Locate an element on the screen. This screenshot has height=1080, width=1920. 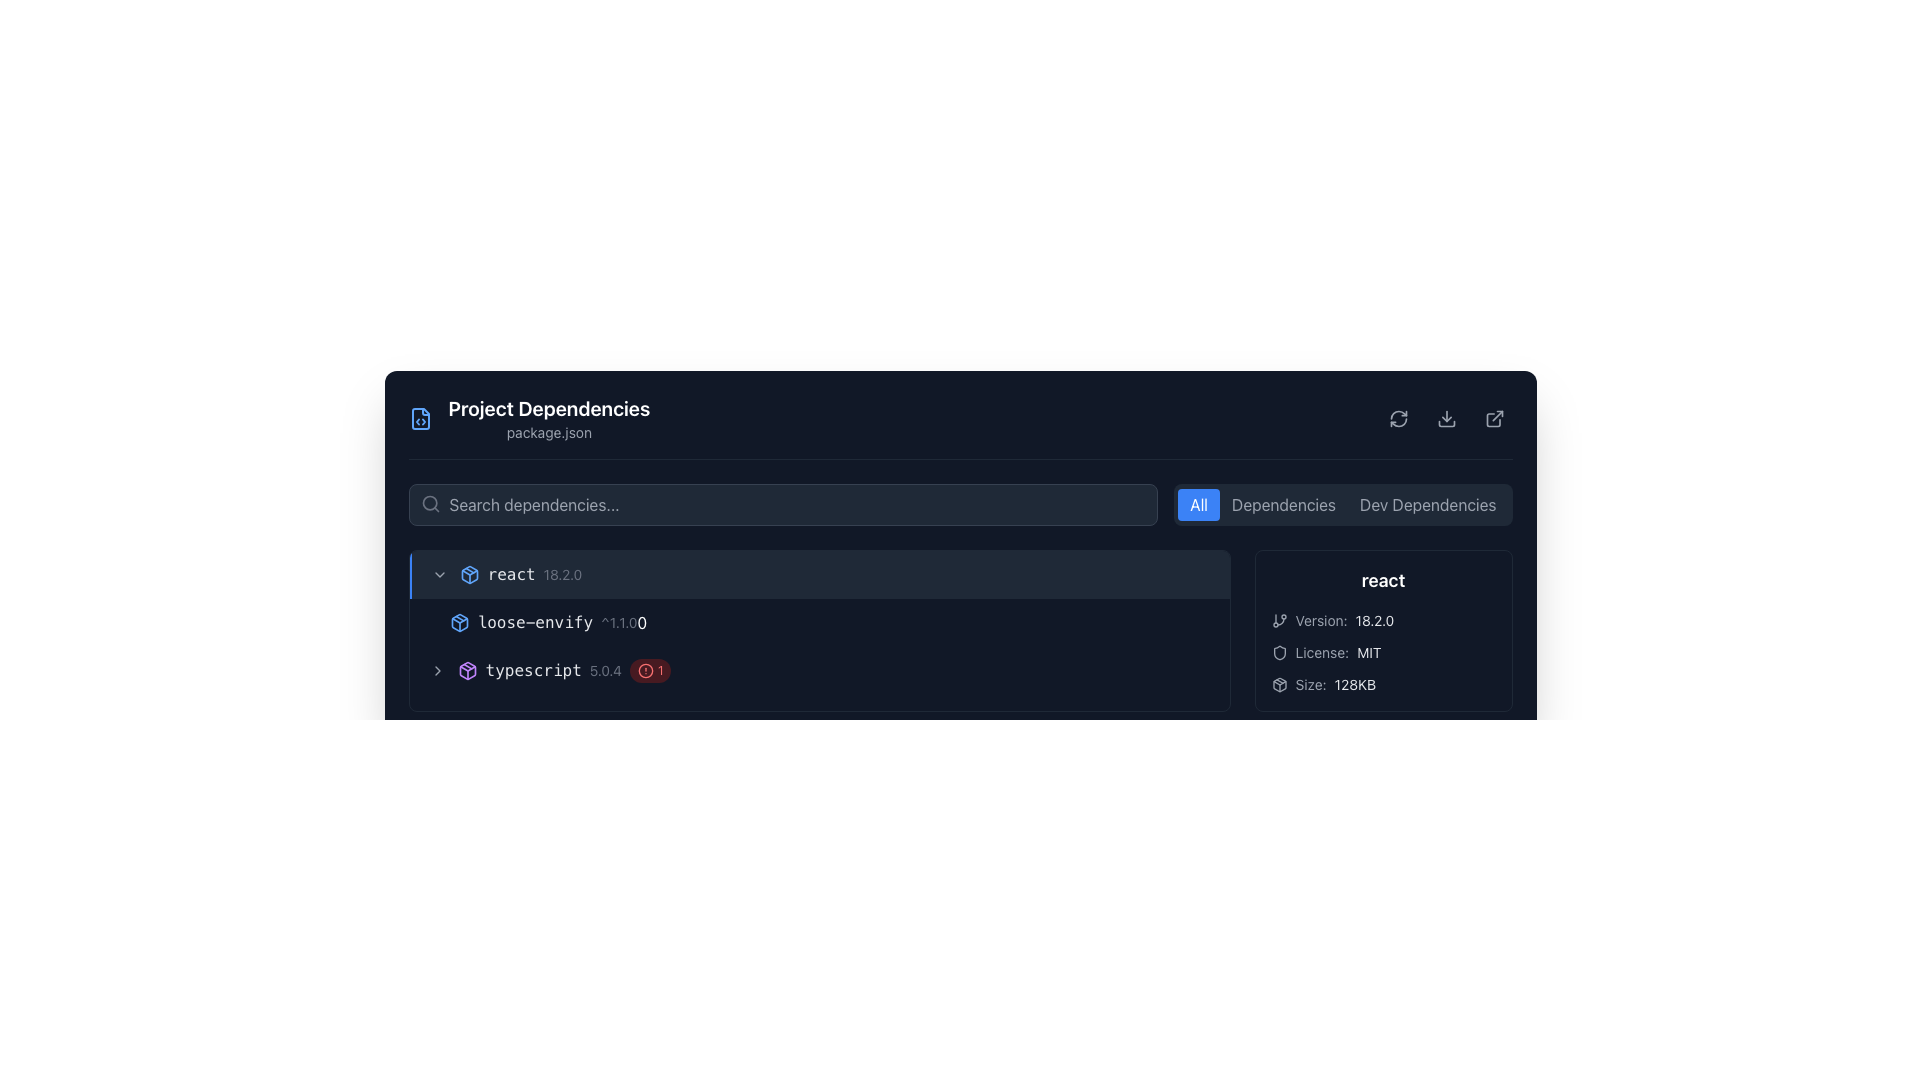
the text label displaying '18.2.0', which is located to the right of the 'react' text in the same row is located at coordinates (561, 574).